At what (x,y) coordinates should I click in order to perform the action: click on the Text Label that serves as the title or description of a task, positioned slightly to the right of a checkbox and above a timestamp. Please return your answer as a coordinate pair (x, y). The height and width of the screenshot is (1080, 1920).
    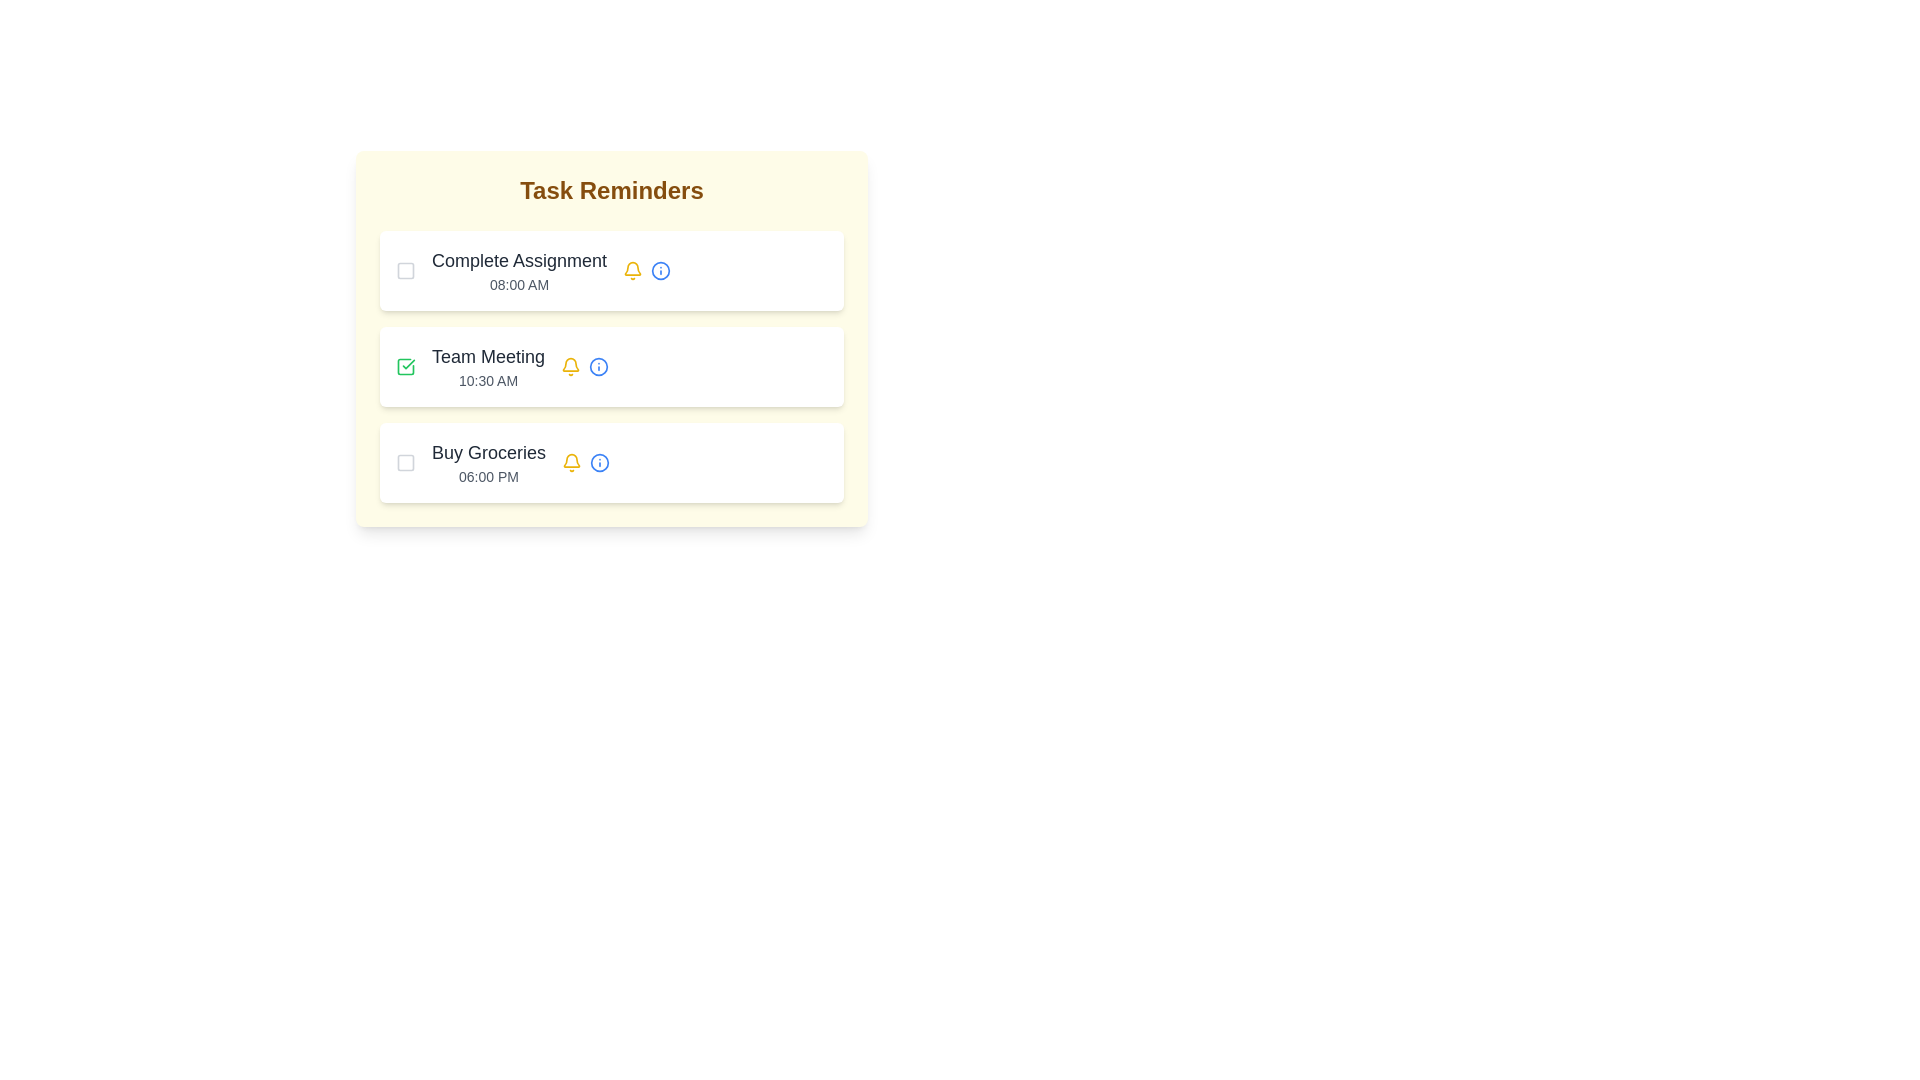
    Looking at the image, I should click on (519, 260).